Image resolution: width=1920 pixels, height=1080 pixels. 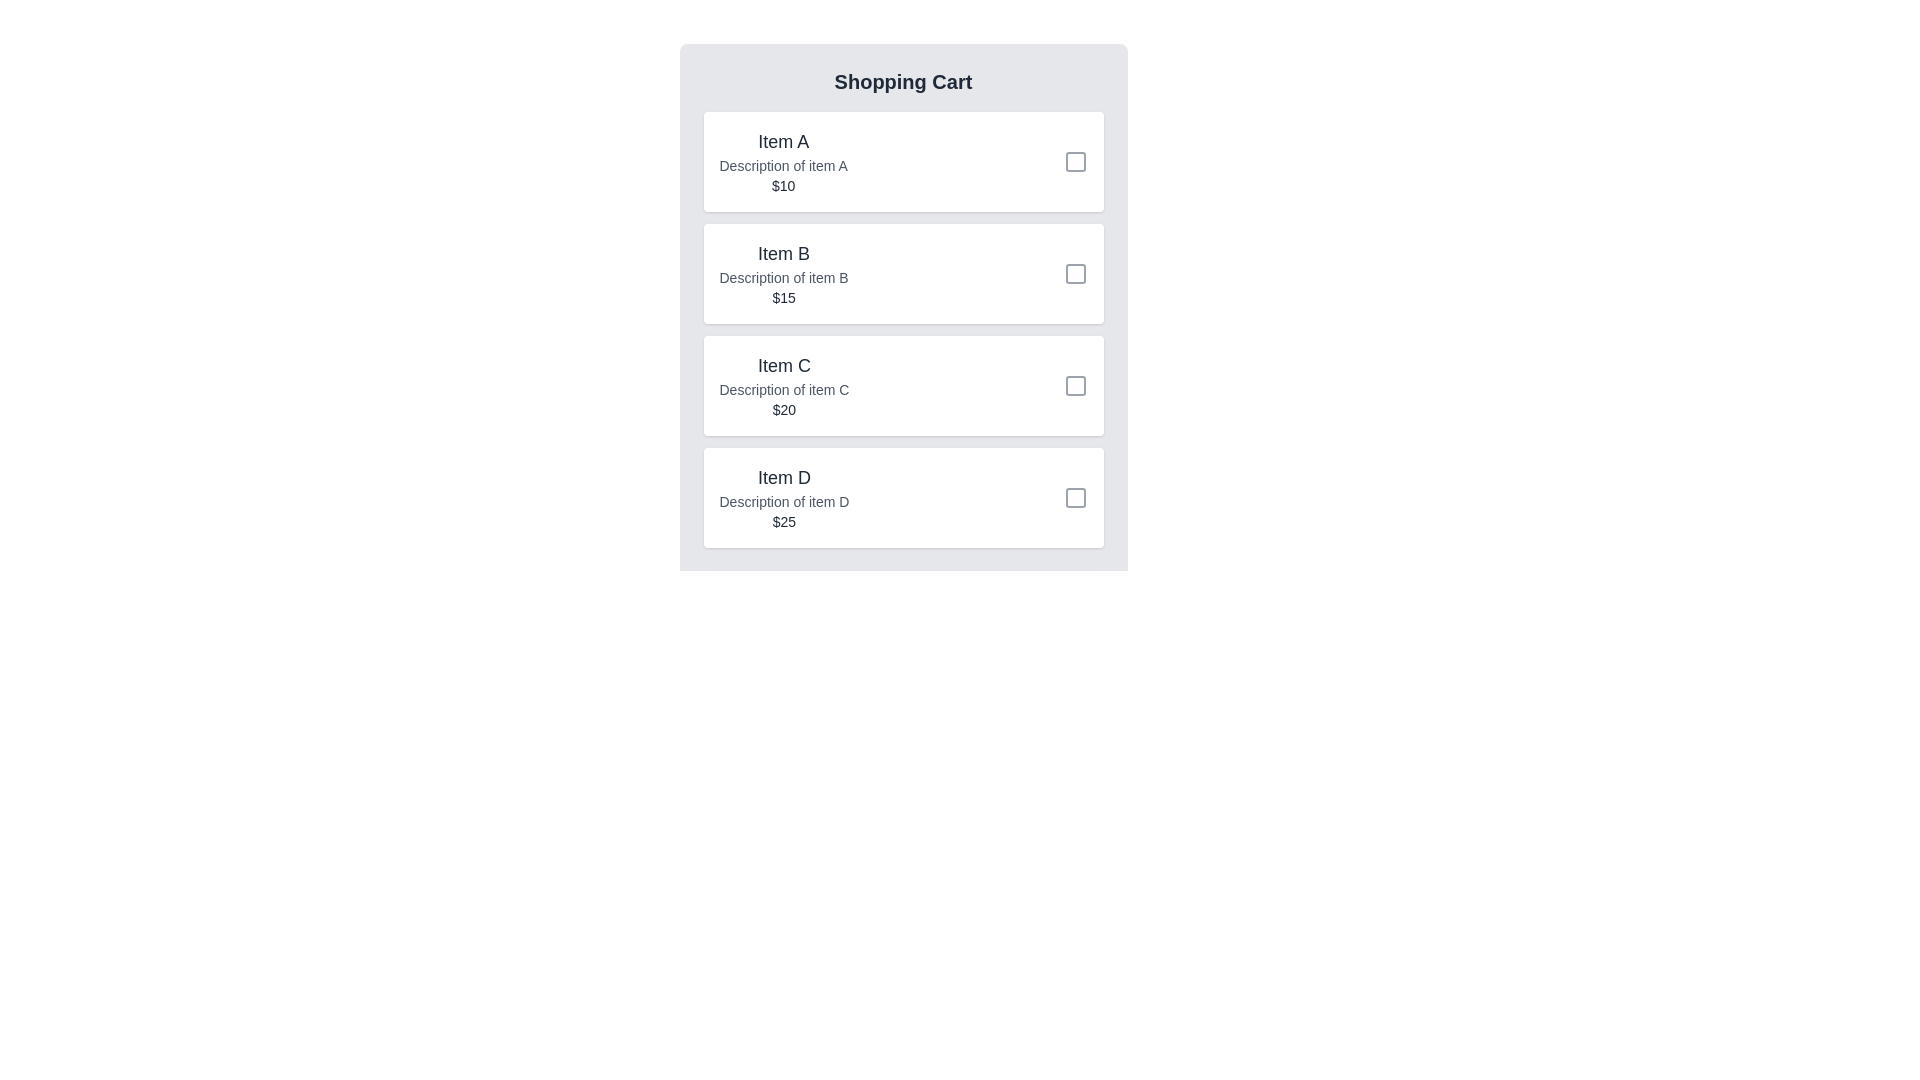 What do you see at coordinates (783, 478) in the screenshot?
I see `the Static Text Label displaying 'Item D', which is a bold, larger font, dark gray colored header positioned at the top-left corner of its group` at bounding box center [783, 478].